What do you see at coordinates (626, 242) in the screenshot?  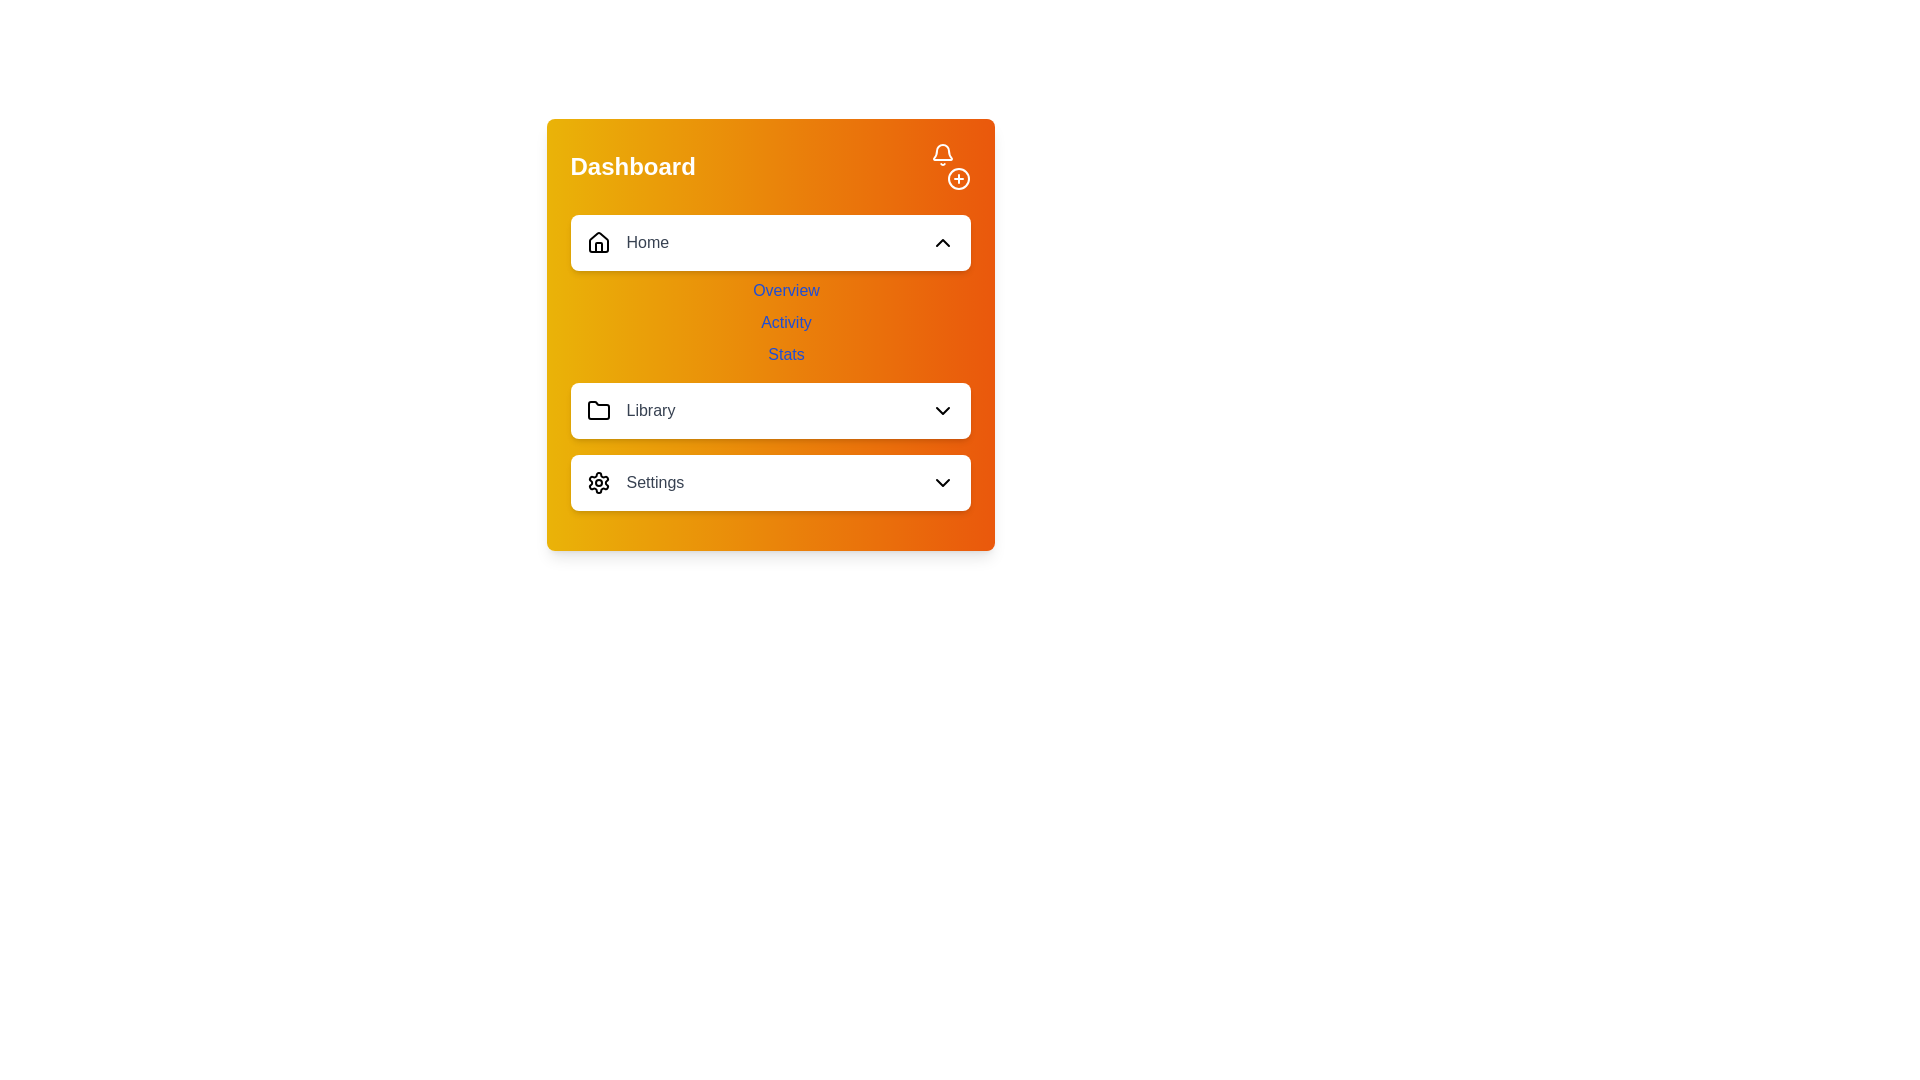 I see `the Navigation button with a house icon and the word 'Home' located in the sidebar menu, positioned below 'Dashboard' and above 'Library'` at bounding box center [626, 242].